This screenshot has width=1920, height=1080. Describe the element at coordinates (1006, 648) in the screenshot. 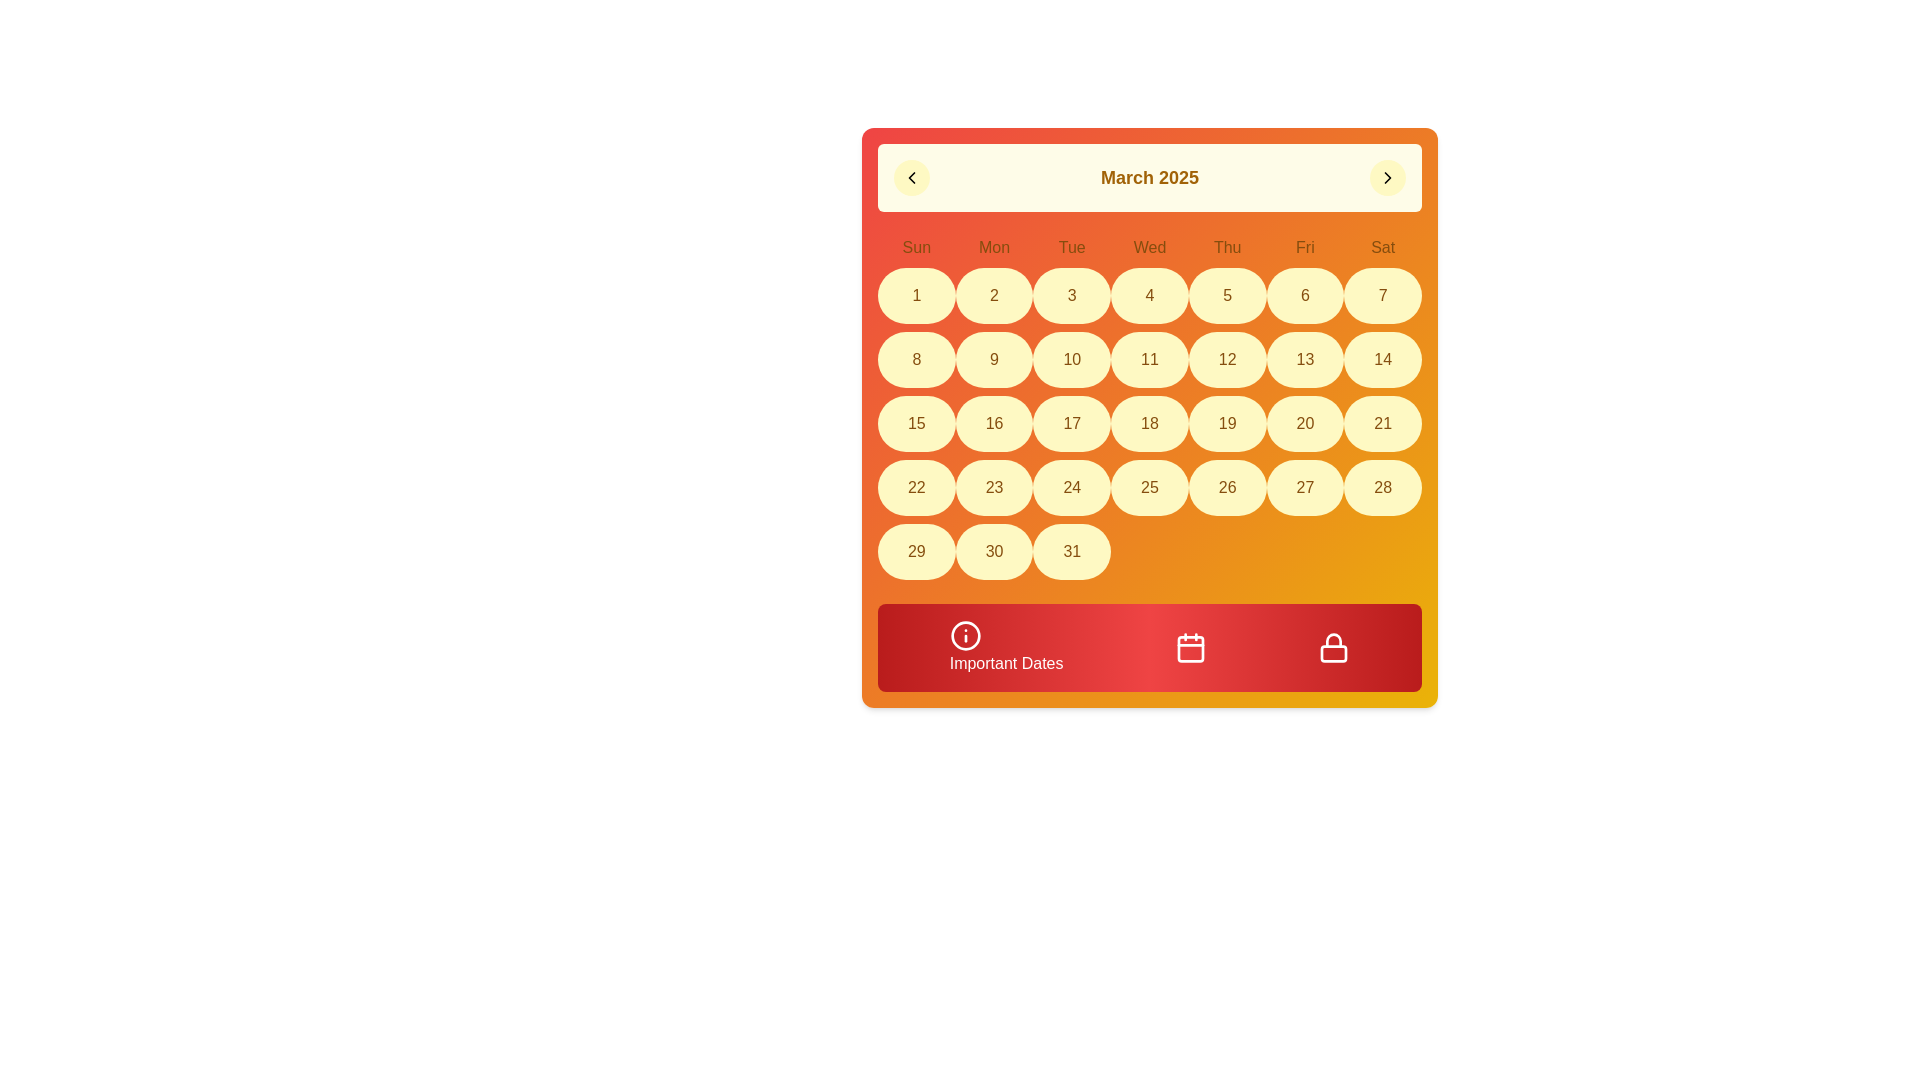

I see `the button labeled 'Important Dates' with a gradient red background, located at the bottom left of the interface` at that location.